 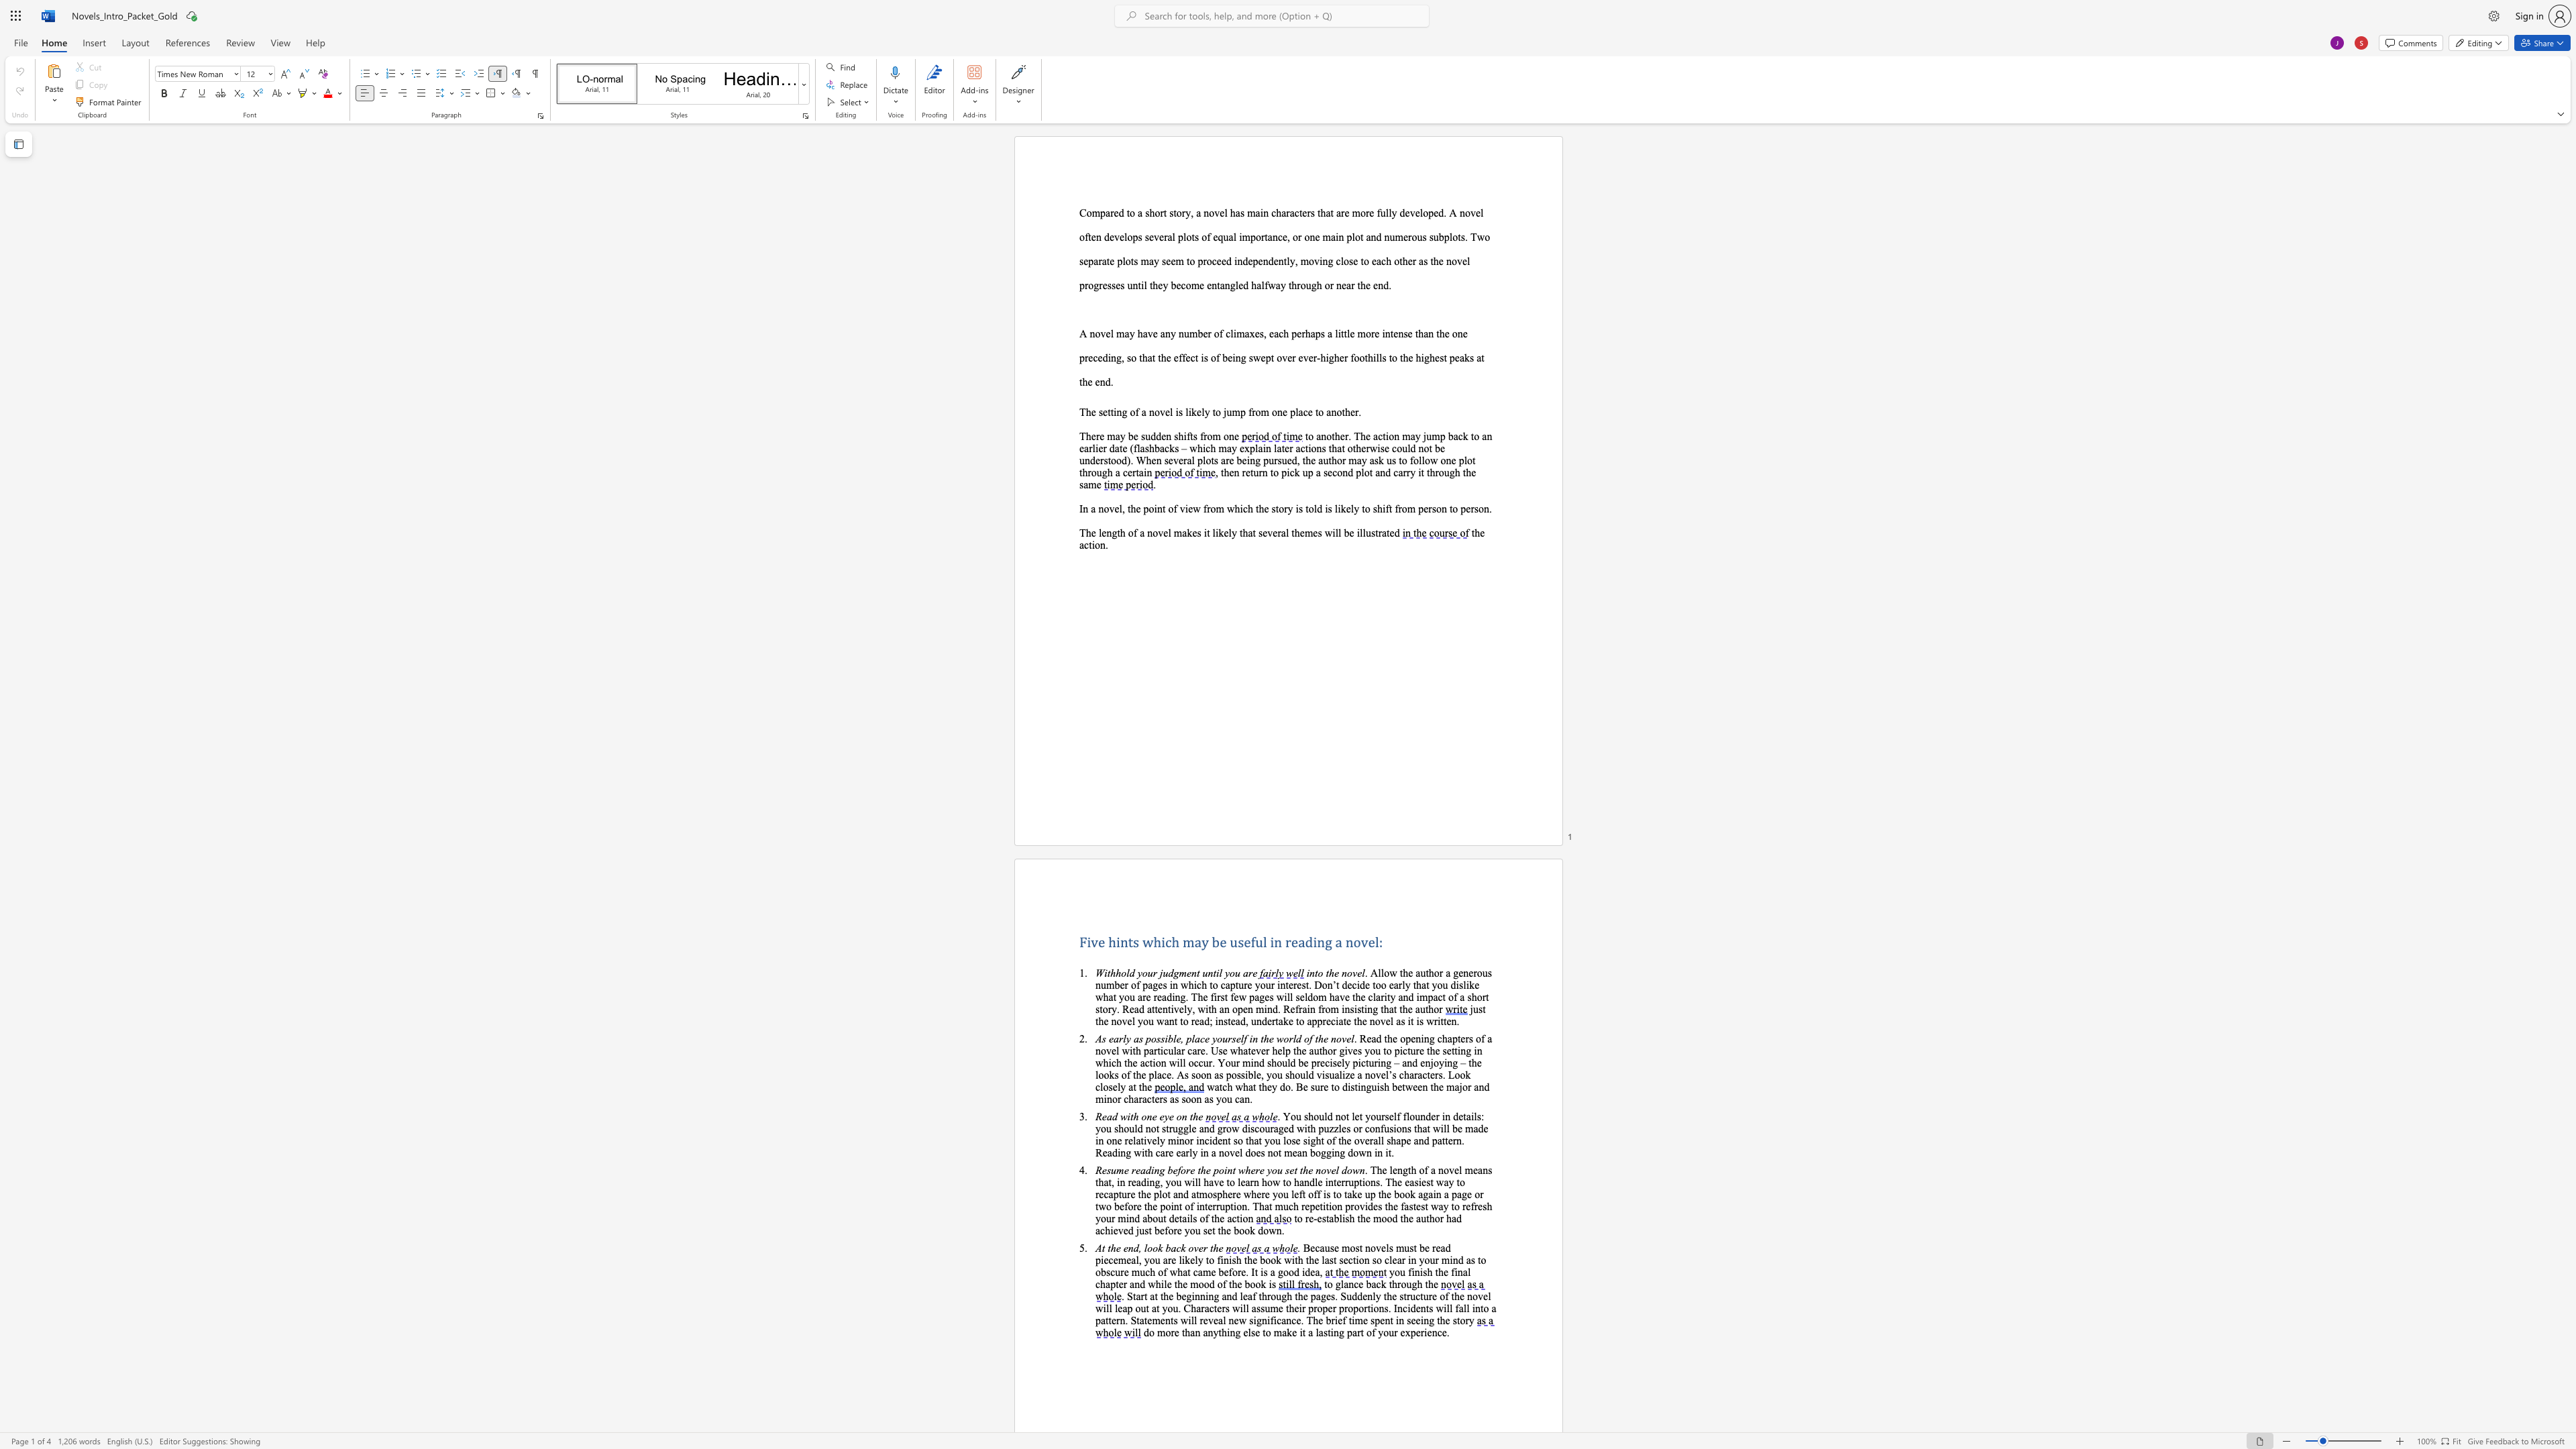 I want to click on the subset text "our mind abo" within the text "the fastest way to refresh your mind about details of the action", so click(x=1100, y=1218).